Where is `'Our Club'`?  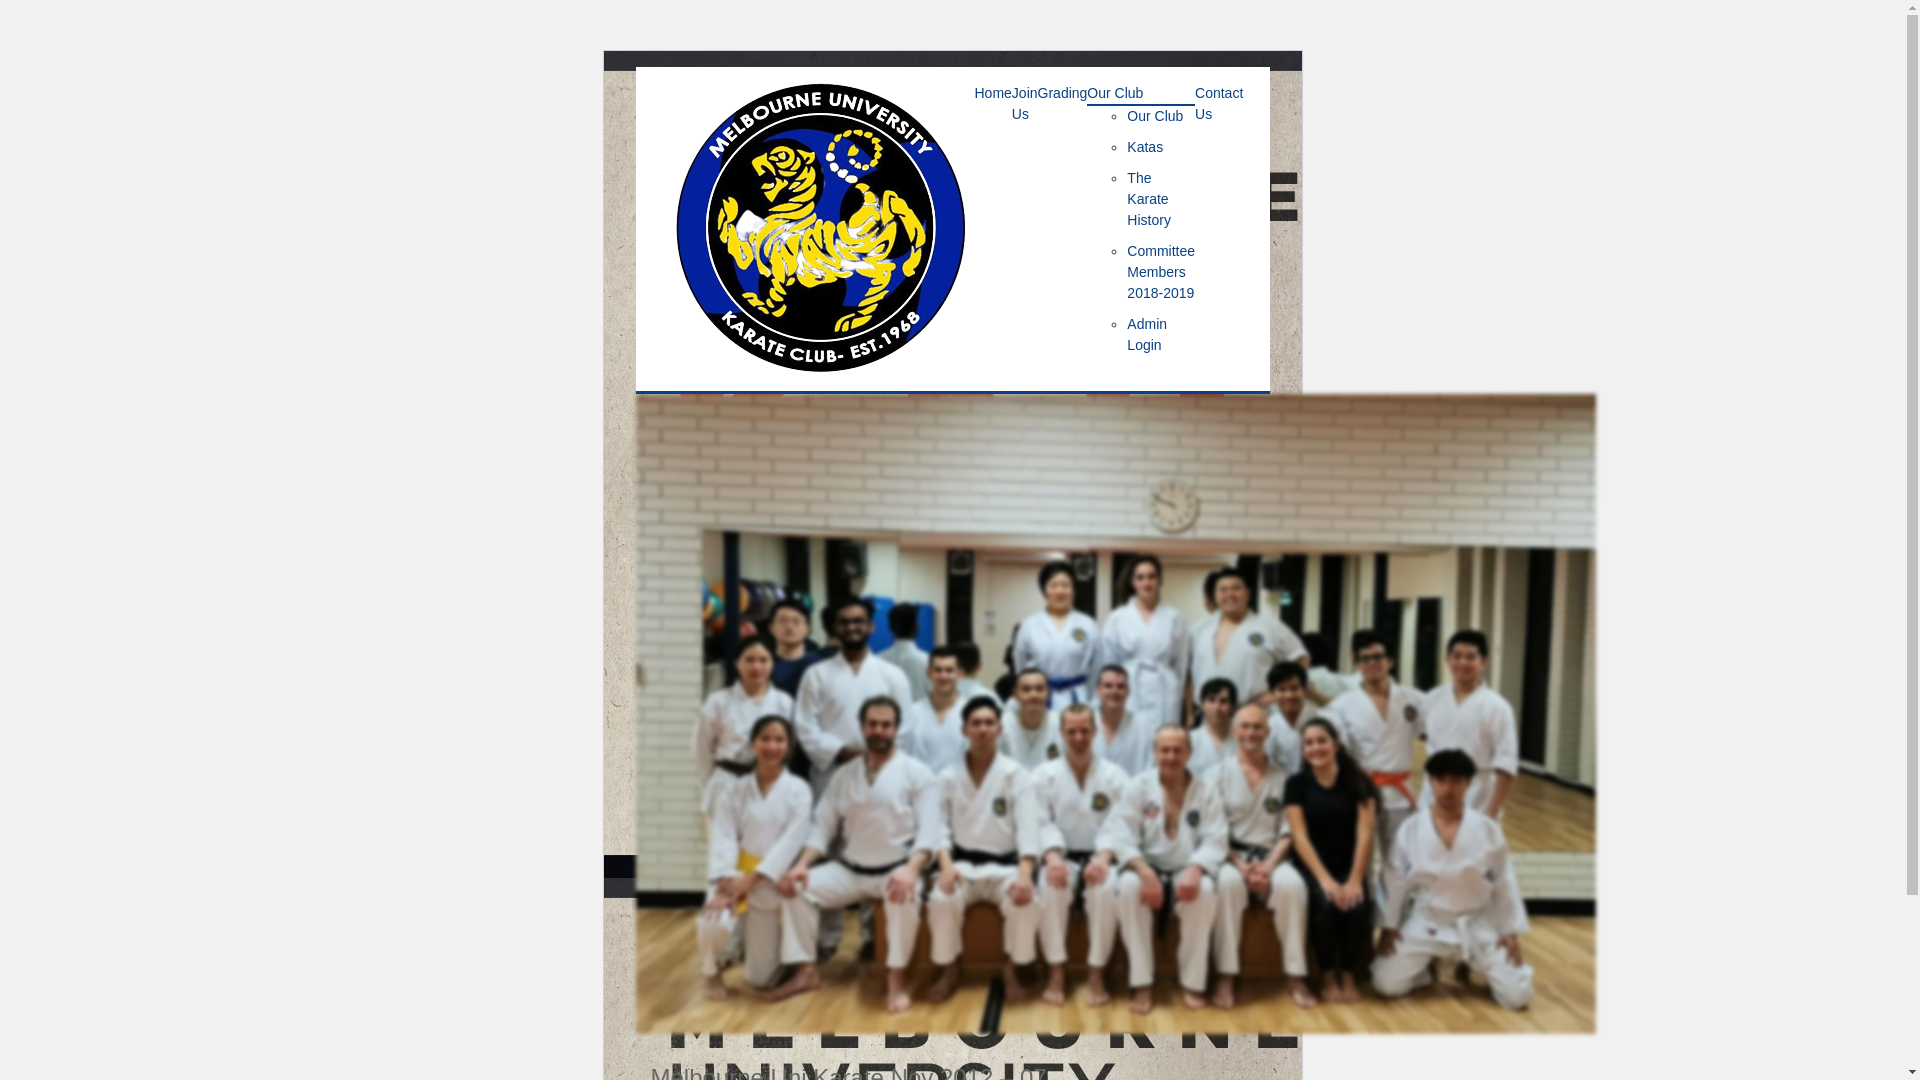
'Our Club' is located at coordinates (1155, 115).